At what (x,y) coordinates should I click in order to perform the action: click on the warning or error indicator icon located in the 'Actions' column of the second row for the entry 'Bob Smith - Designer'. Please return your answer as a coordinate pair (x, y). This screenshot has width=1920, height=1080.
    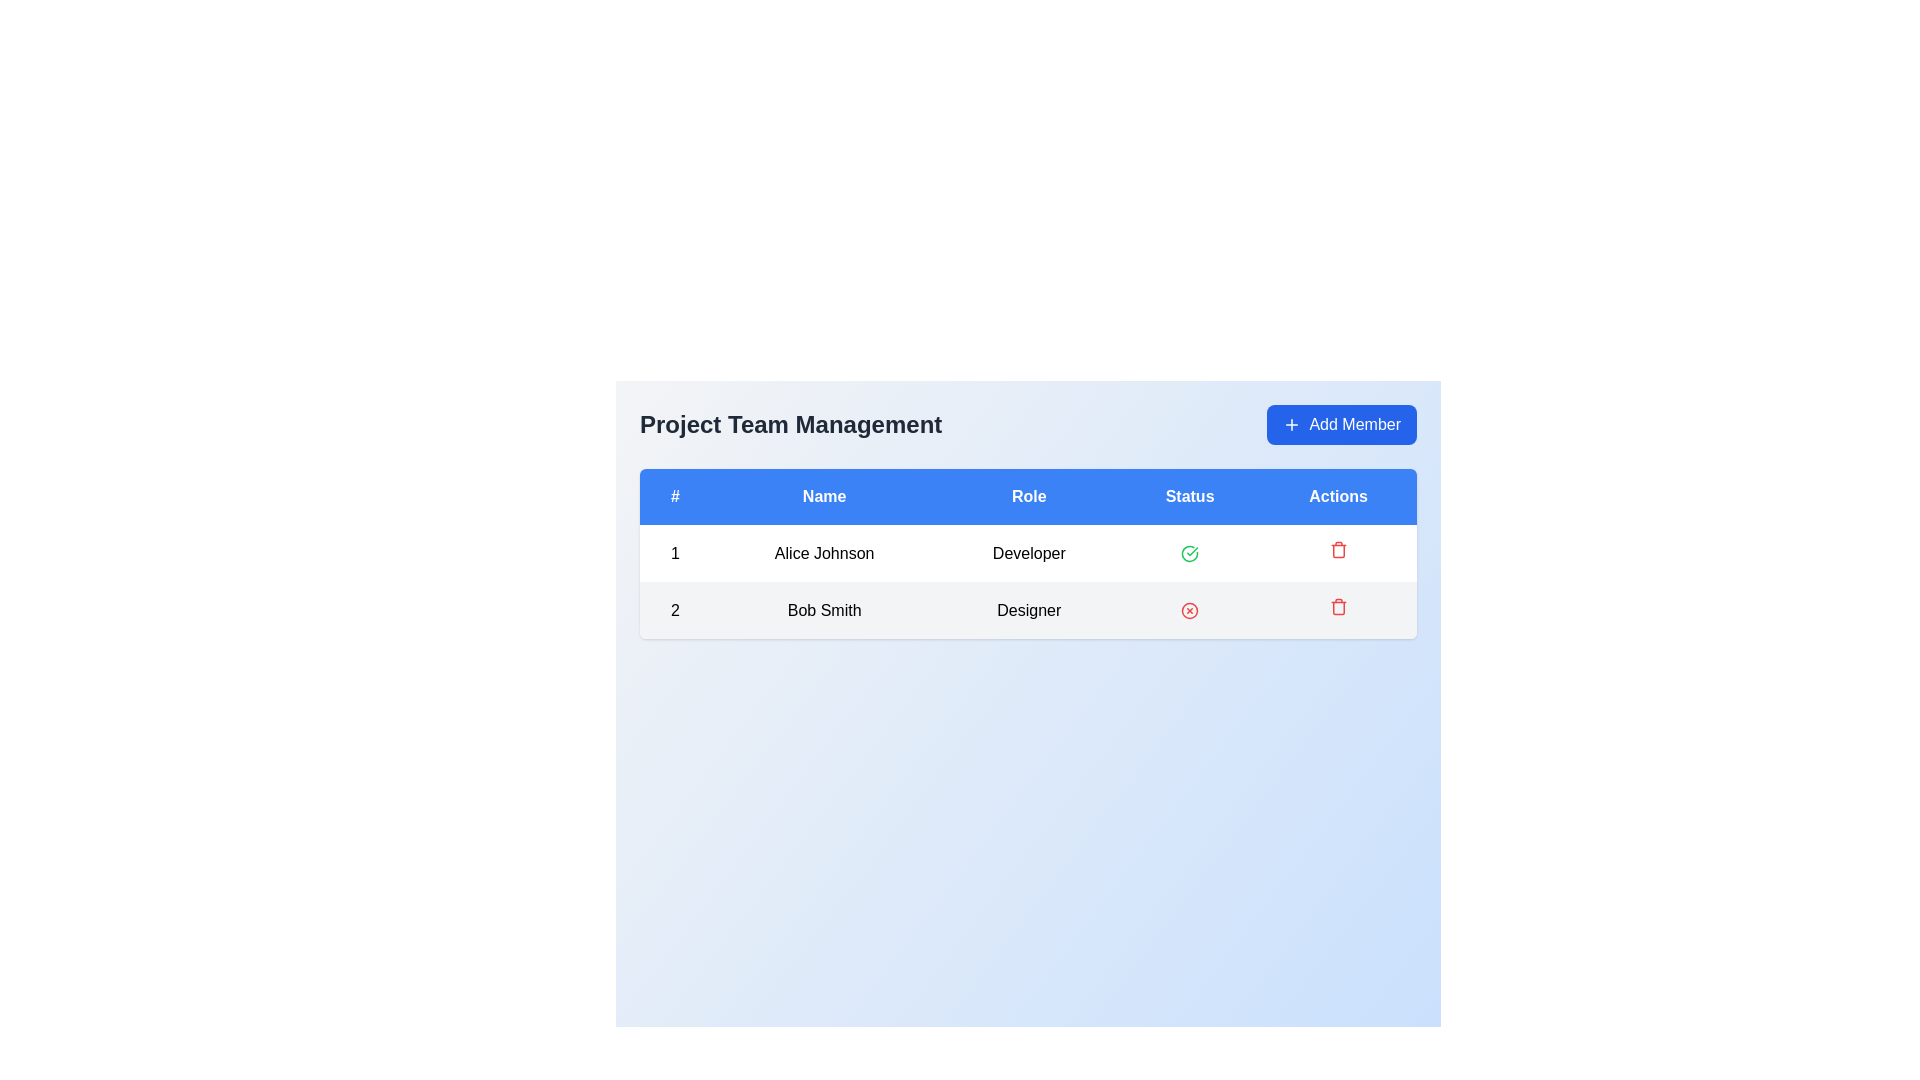
    Looking at the image, I should click on (1190, 610).